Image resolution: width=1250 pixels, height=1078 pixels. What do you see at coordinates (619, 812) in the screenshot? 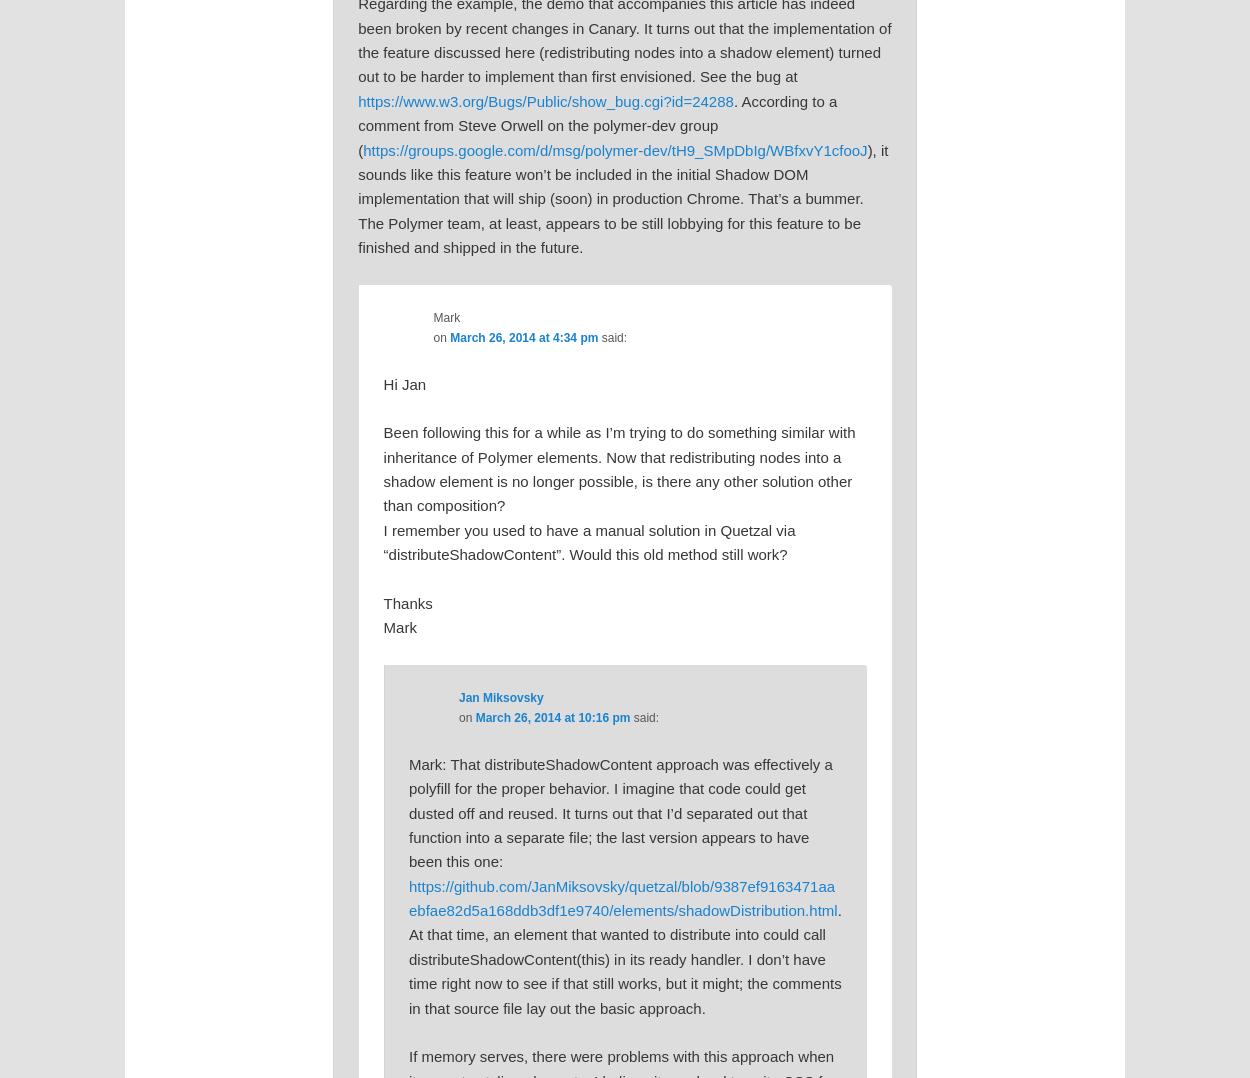
I see `'Mark: That distributeShadowContent approach was effectively a polyfill for the proper behavior. I imagine that code could get dusted off and reused. It turns out that I’d separated out that function into a separate file; the last version appears to have been this one:'` at bounding box center [619, 812].